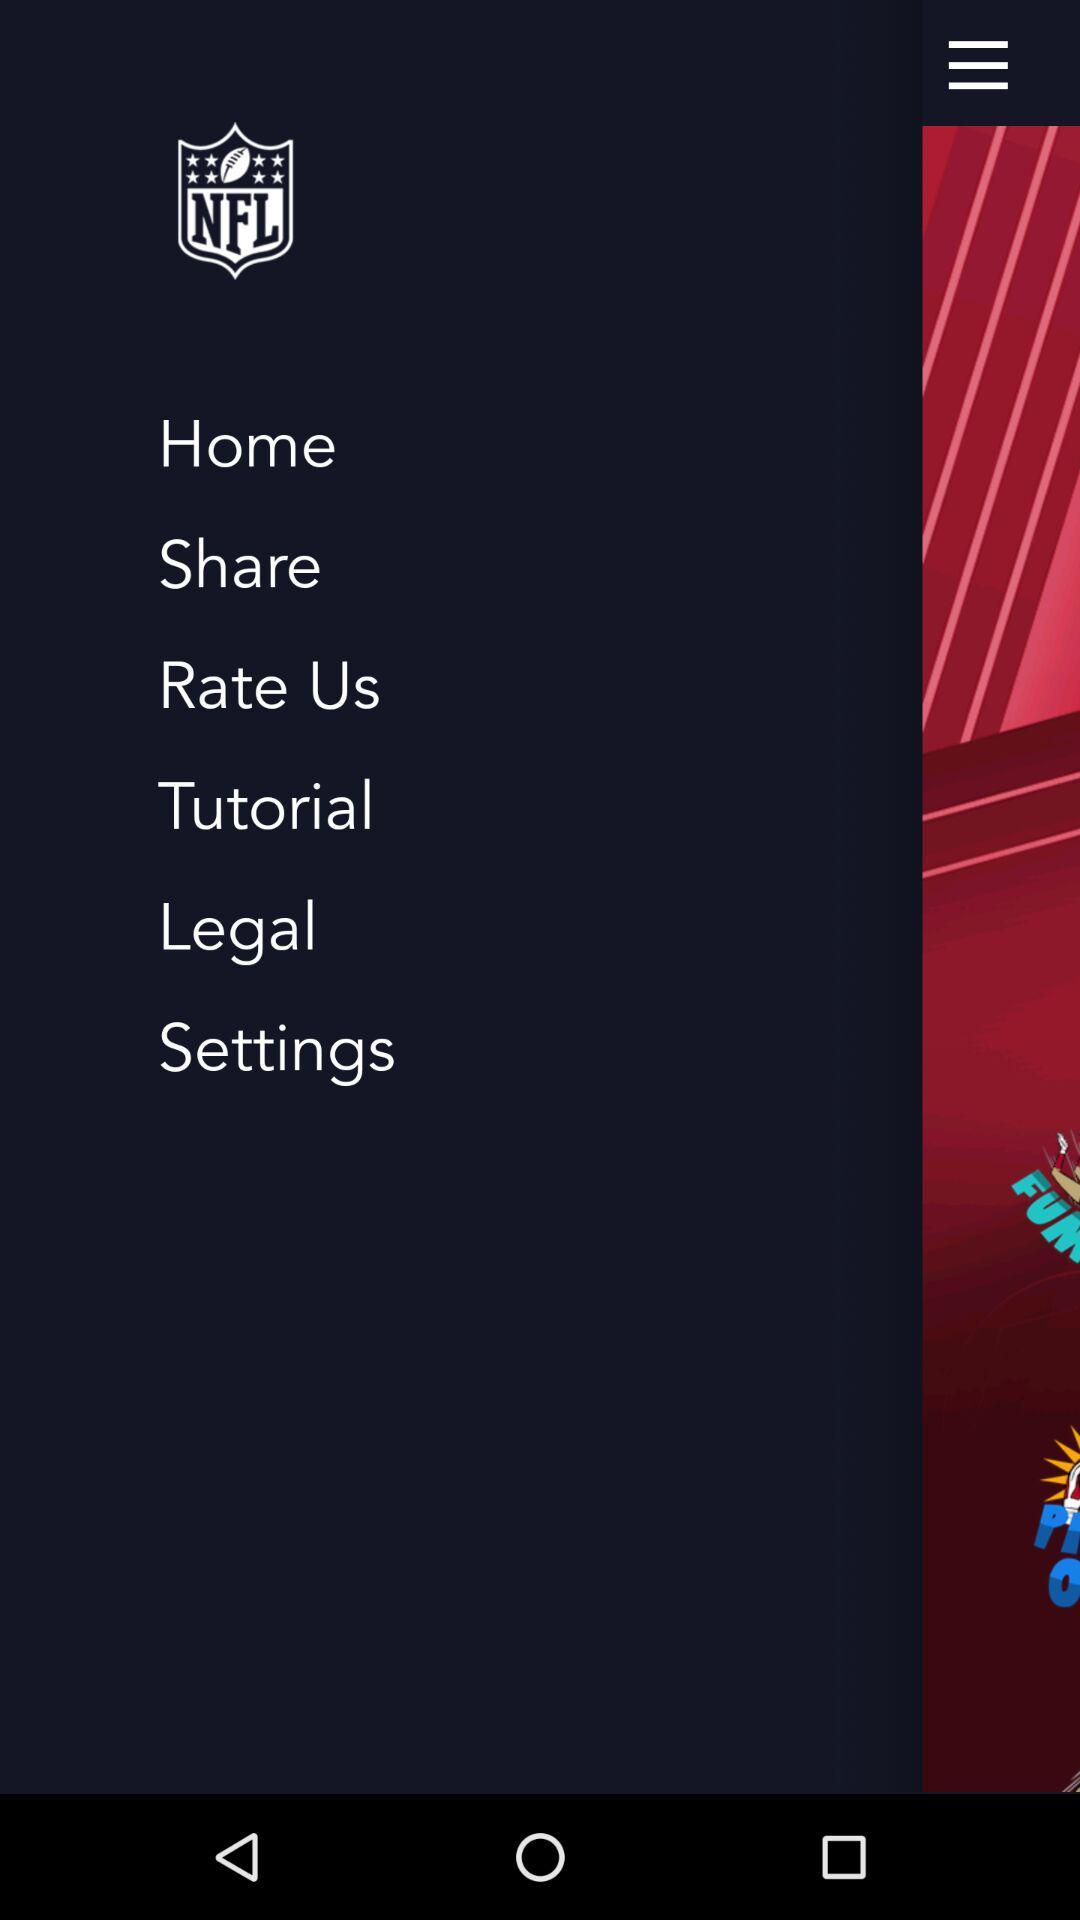 The height and width of the screenshot is (1920, 1080). Describe the element at coordinates (236, 927) in the screenshot. I see `the item below tutorial` at that location.